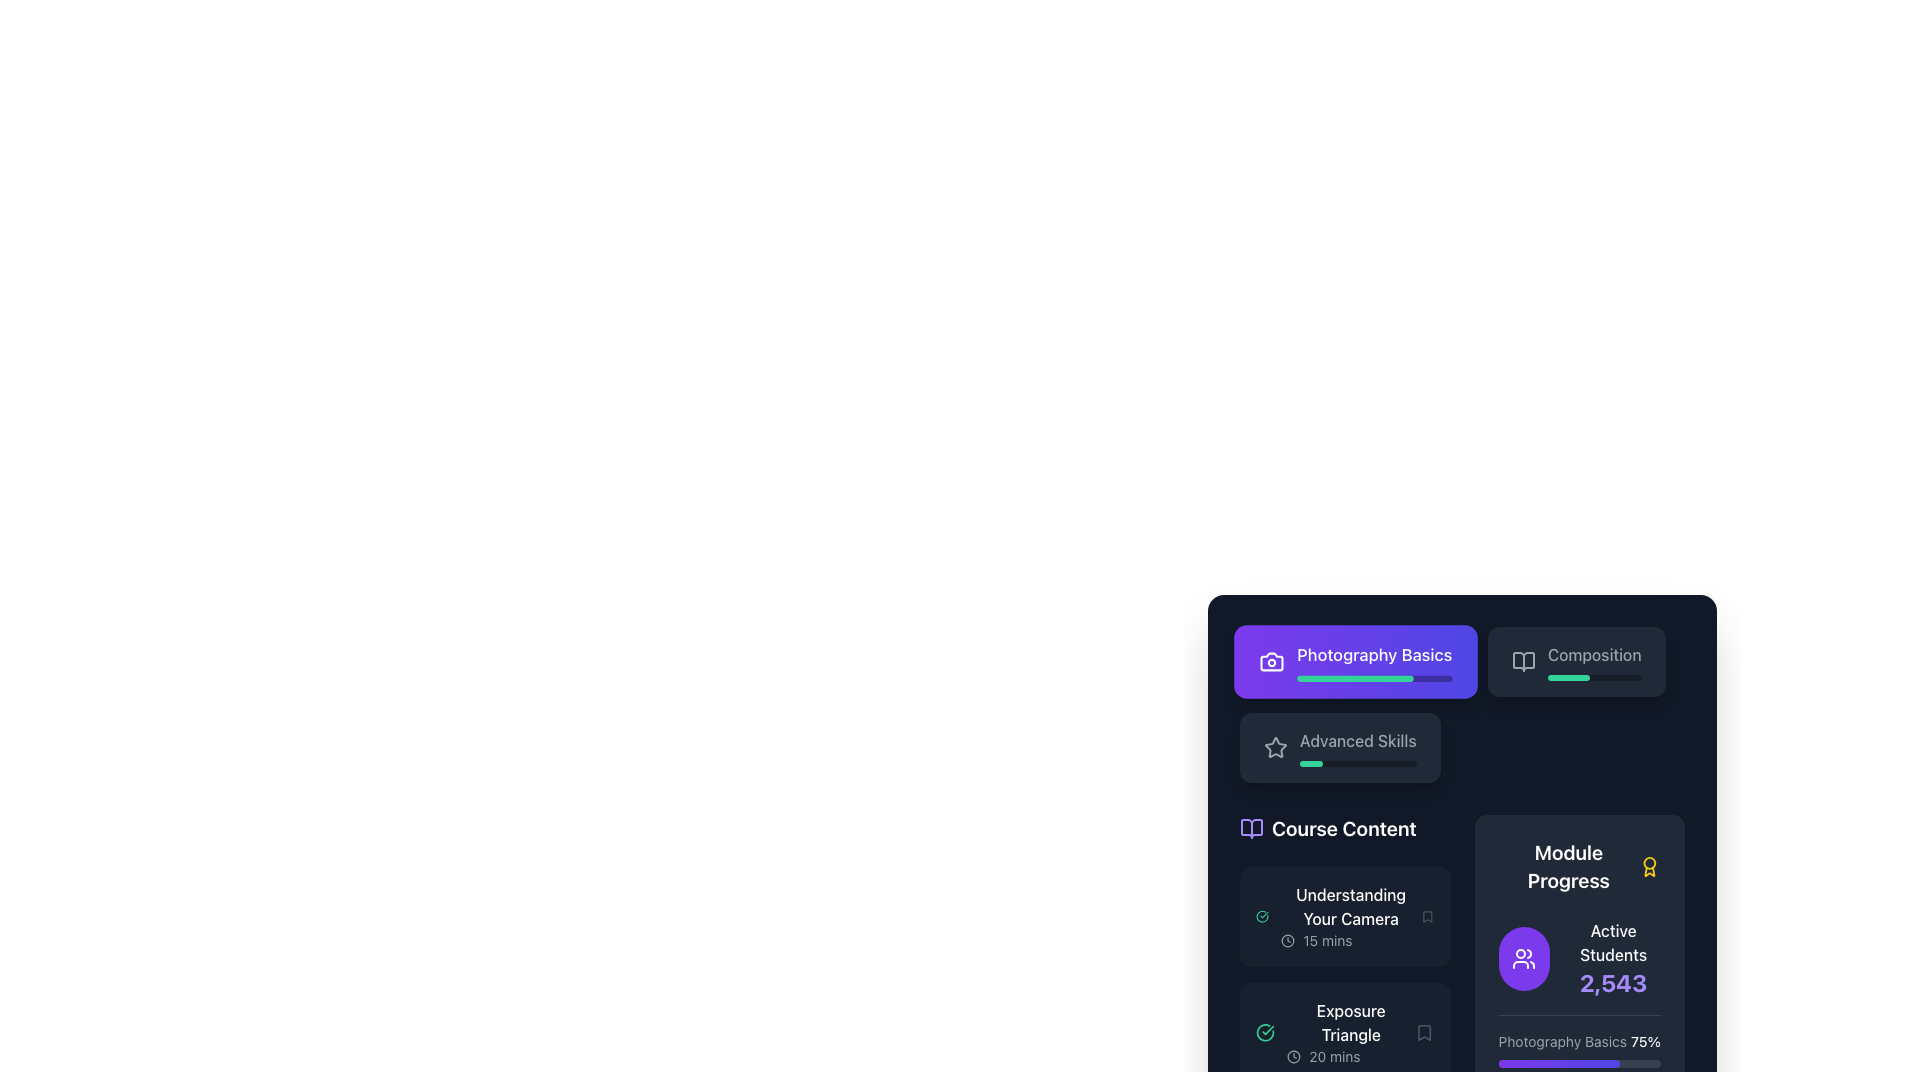  What do you see at coordinates (1575, 662) in the screenshot?
I see `the 'Composition' interactive button, which features an open book icon and a progress bar` at bounding box center [1575, 662].